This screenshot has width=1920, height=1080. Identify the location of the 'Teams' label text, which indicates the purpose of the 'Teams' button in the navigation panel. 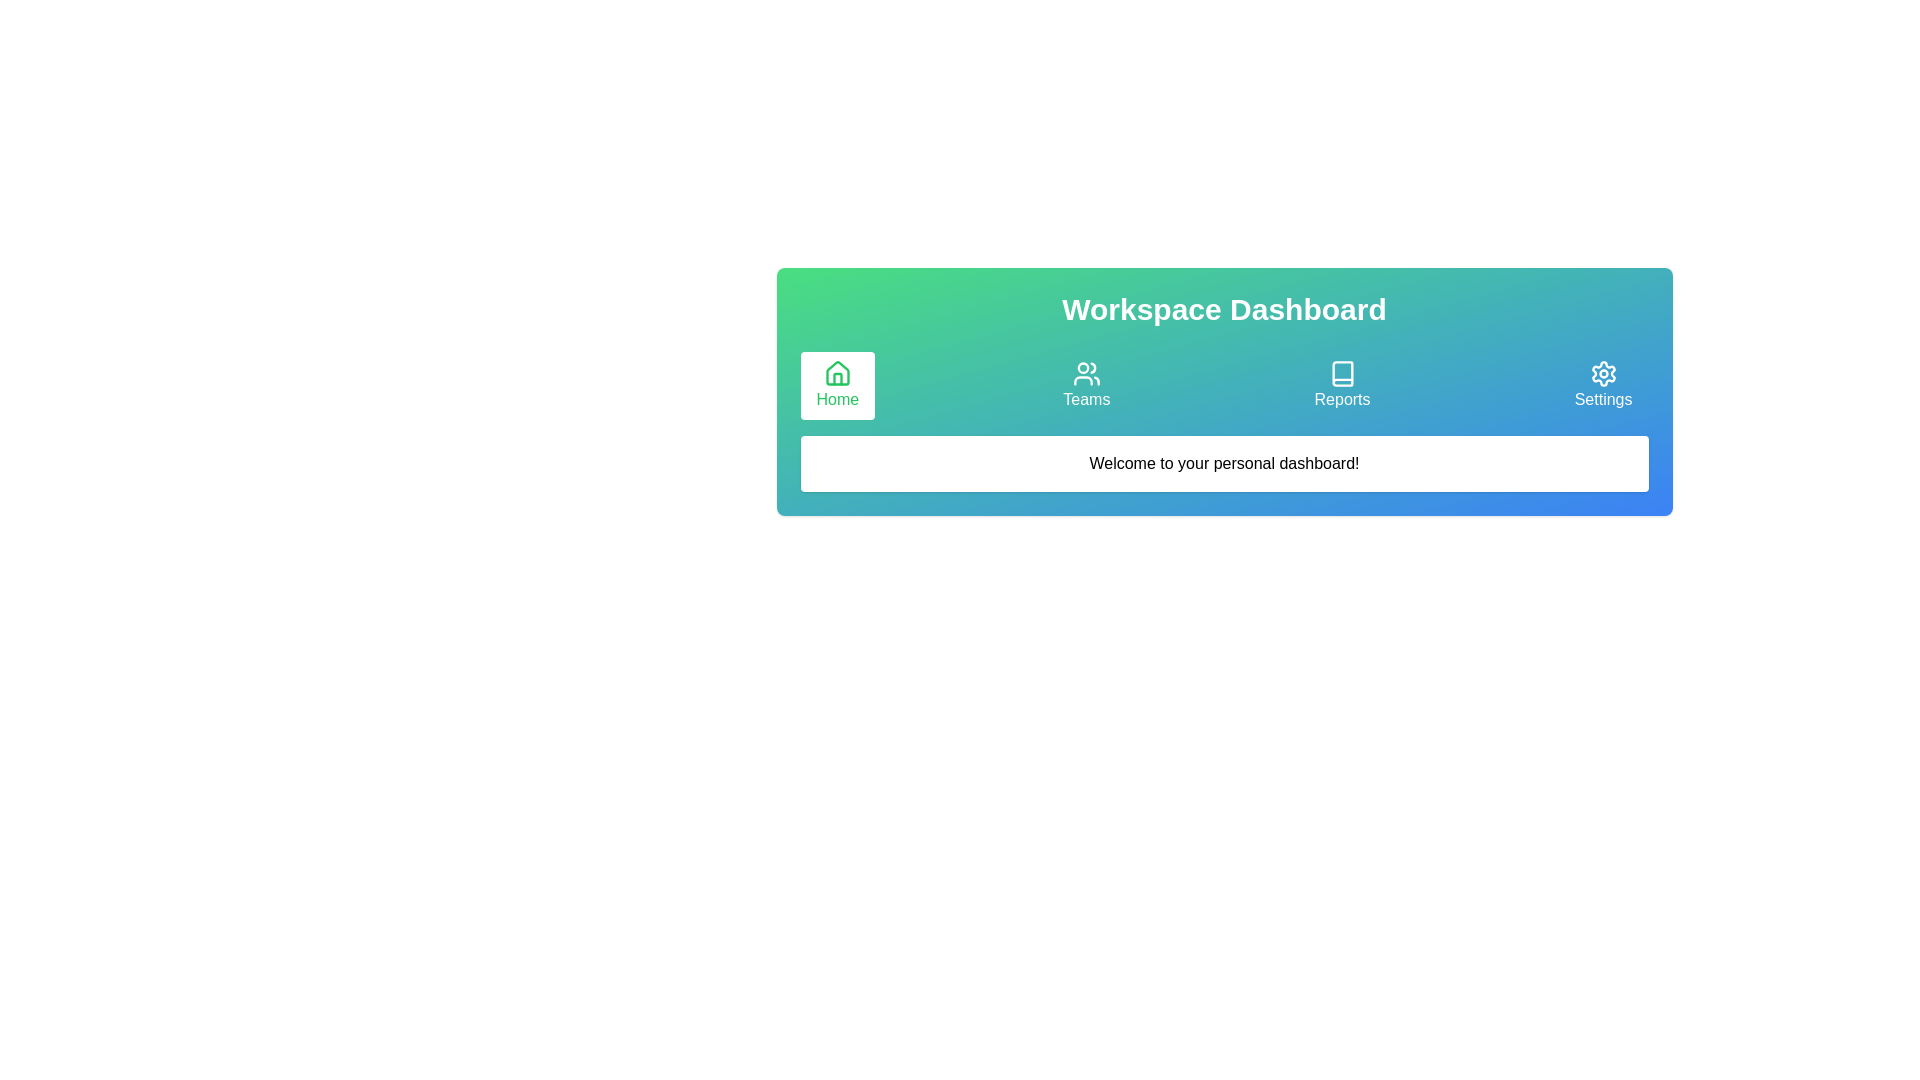
(1085, 400).